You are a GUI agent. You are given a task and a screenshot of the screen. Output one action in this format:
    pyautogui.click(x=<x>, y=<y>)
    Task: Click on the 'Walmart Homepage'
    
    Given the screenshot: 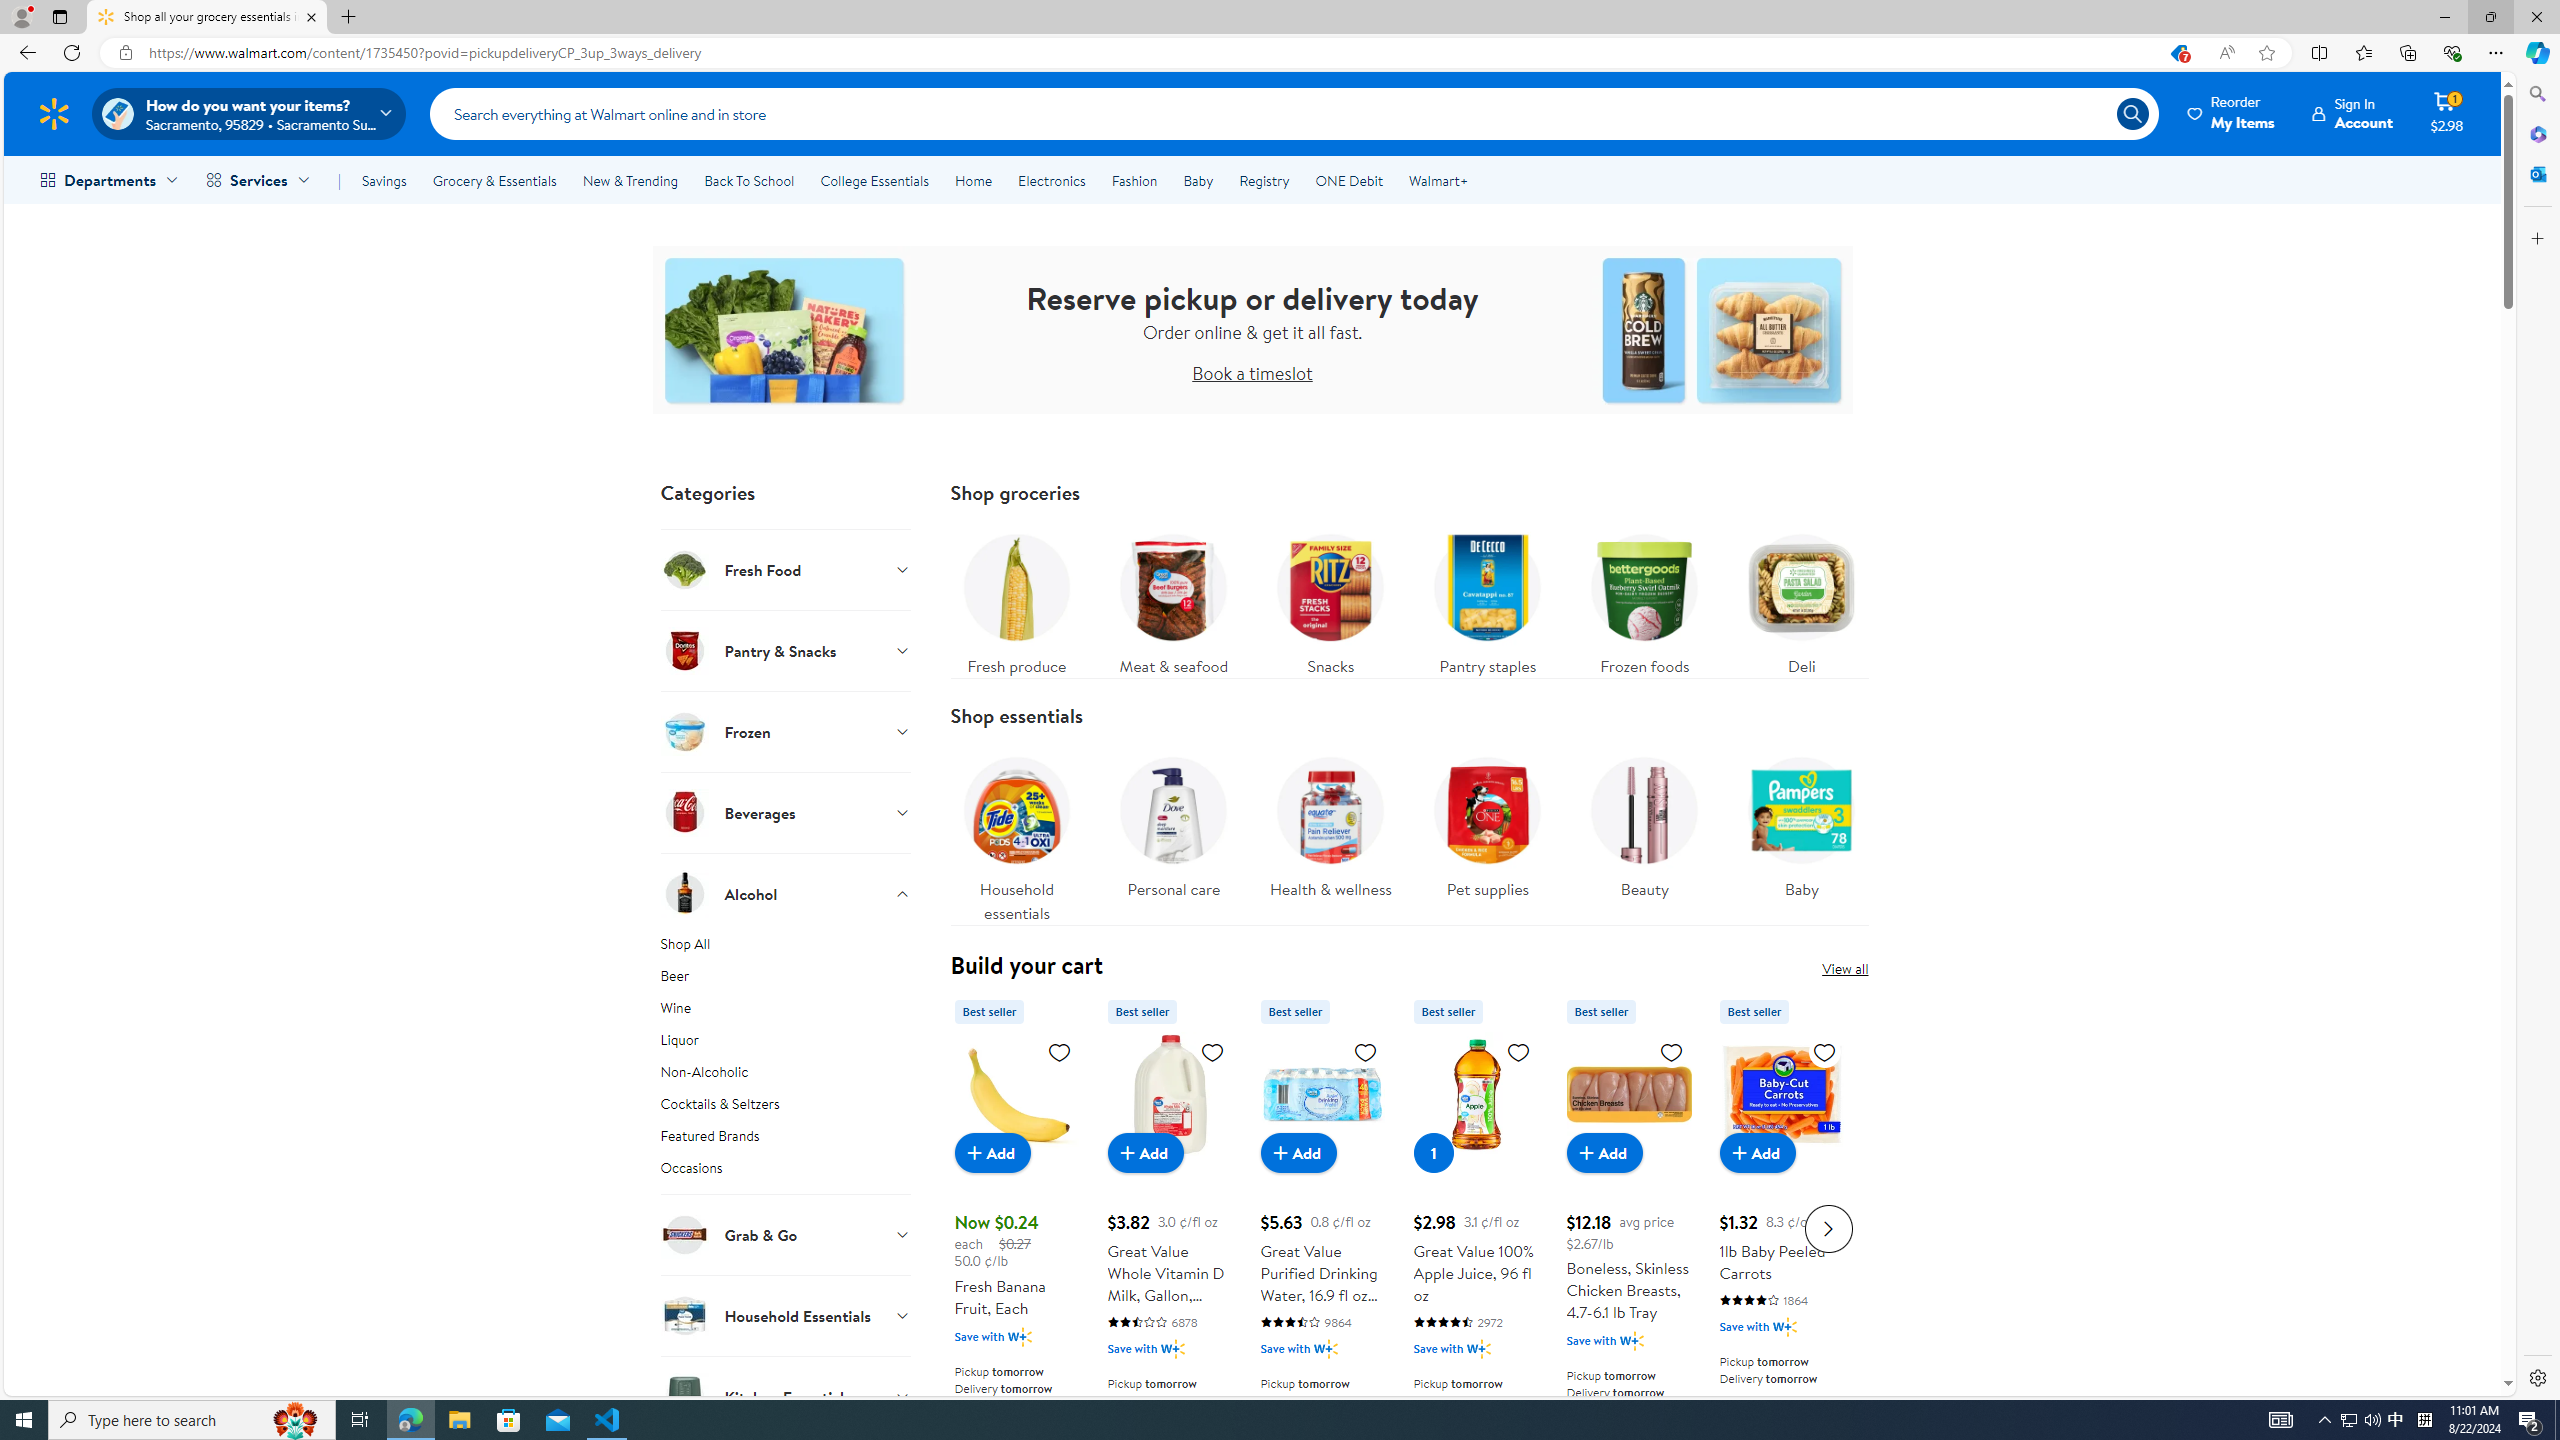 What is the action you would take?
    pyautogui.click(x=52, y=112)
    